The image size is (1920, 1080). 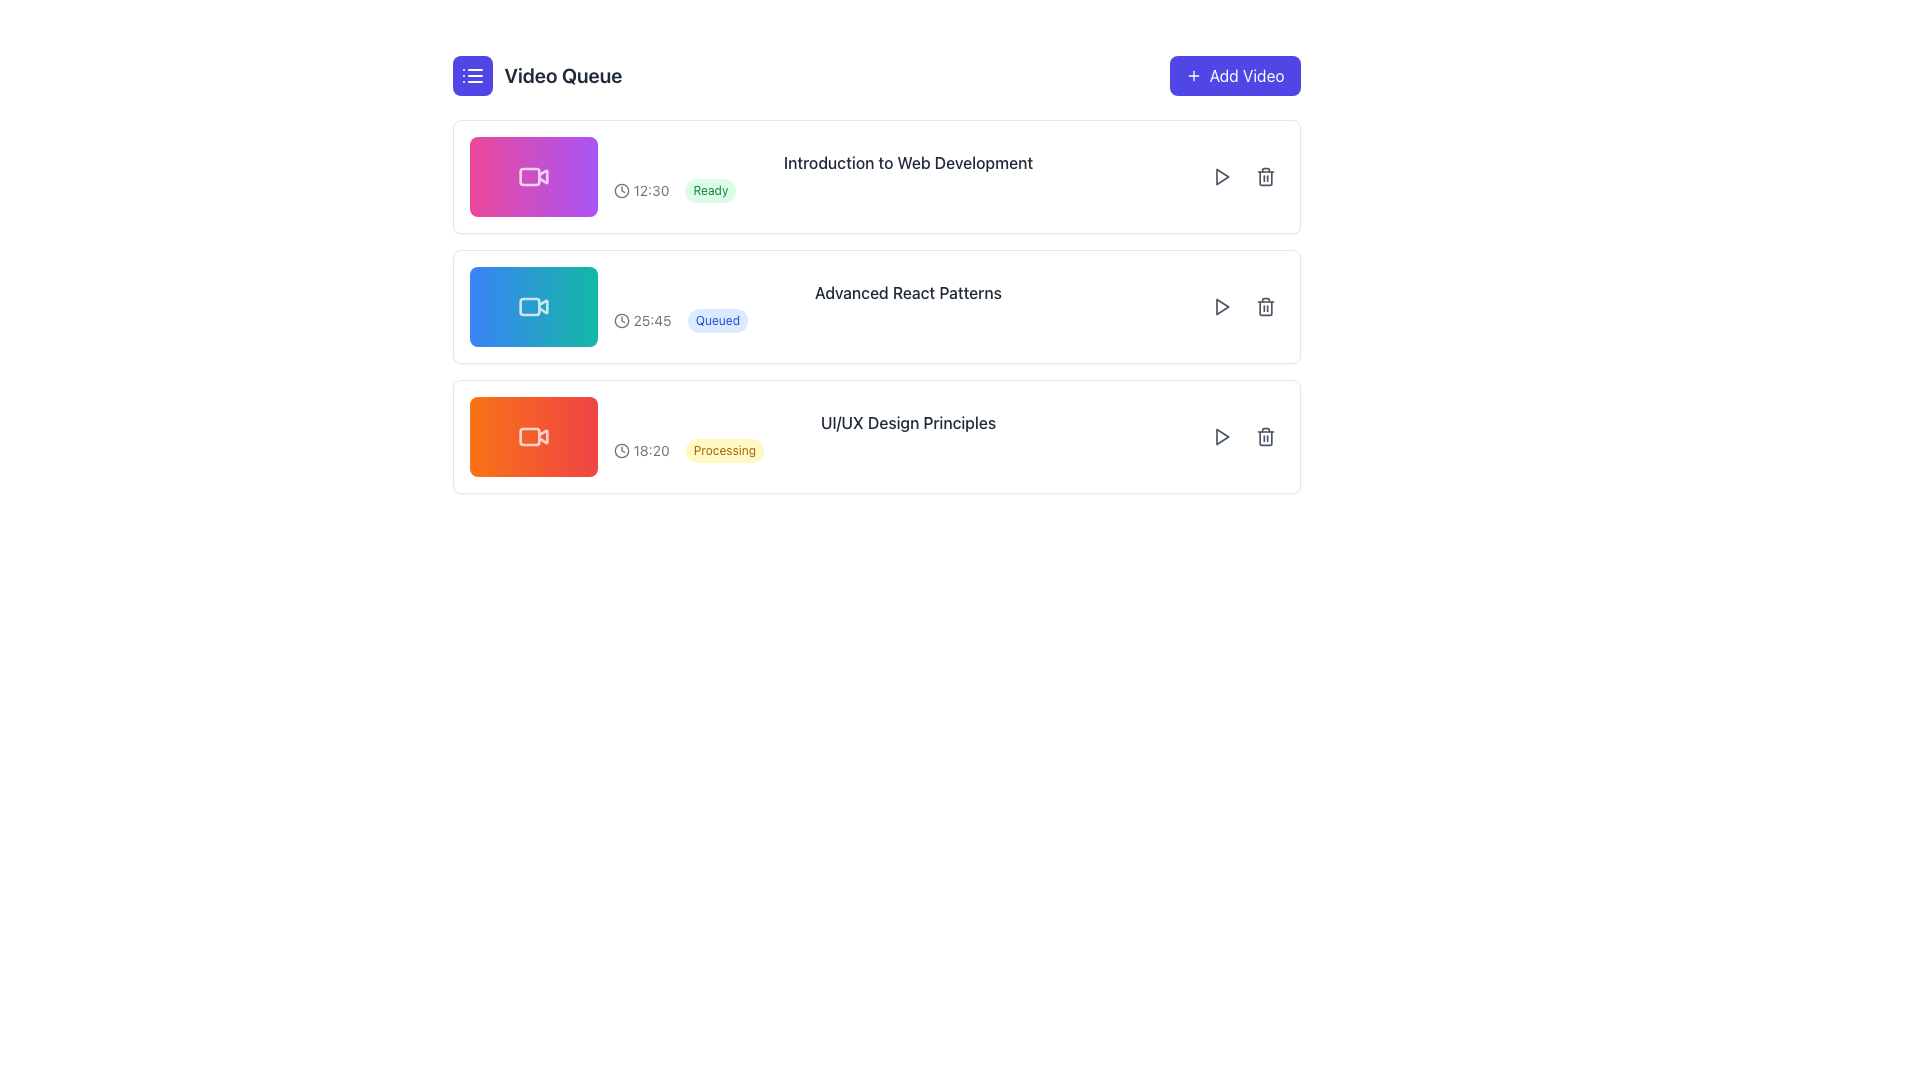 What do you see at coordinates (533, 435) in the screenshot?
I see `the SVG Image Icon representing video content located in the third row of the video list, positioned on the left side of the row within a gradient button` at bounding box center [533, 435].